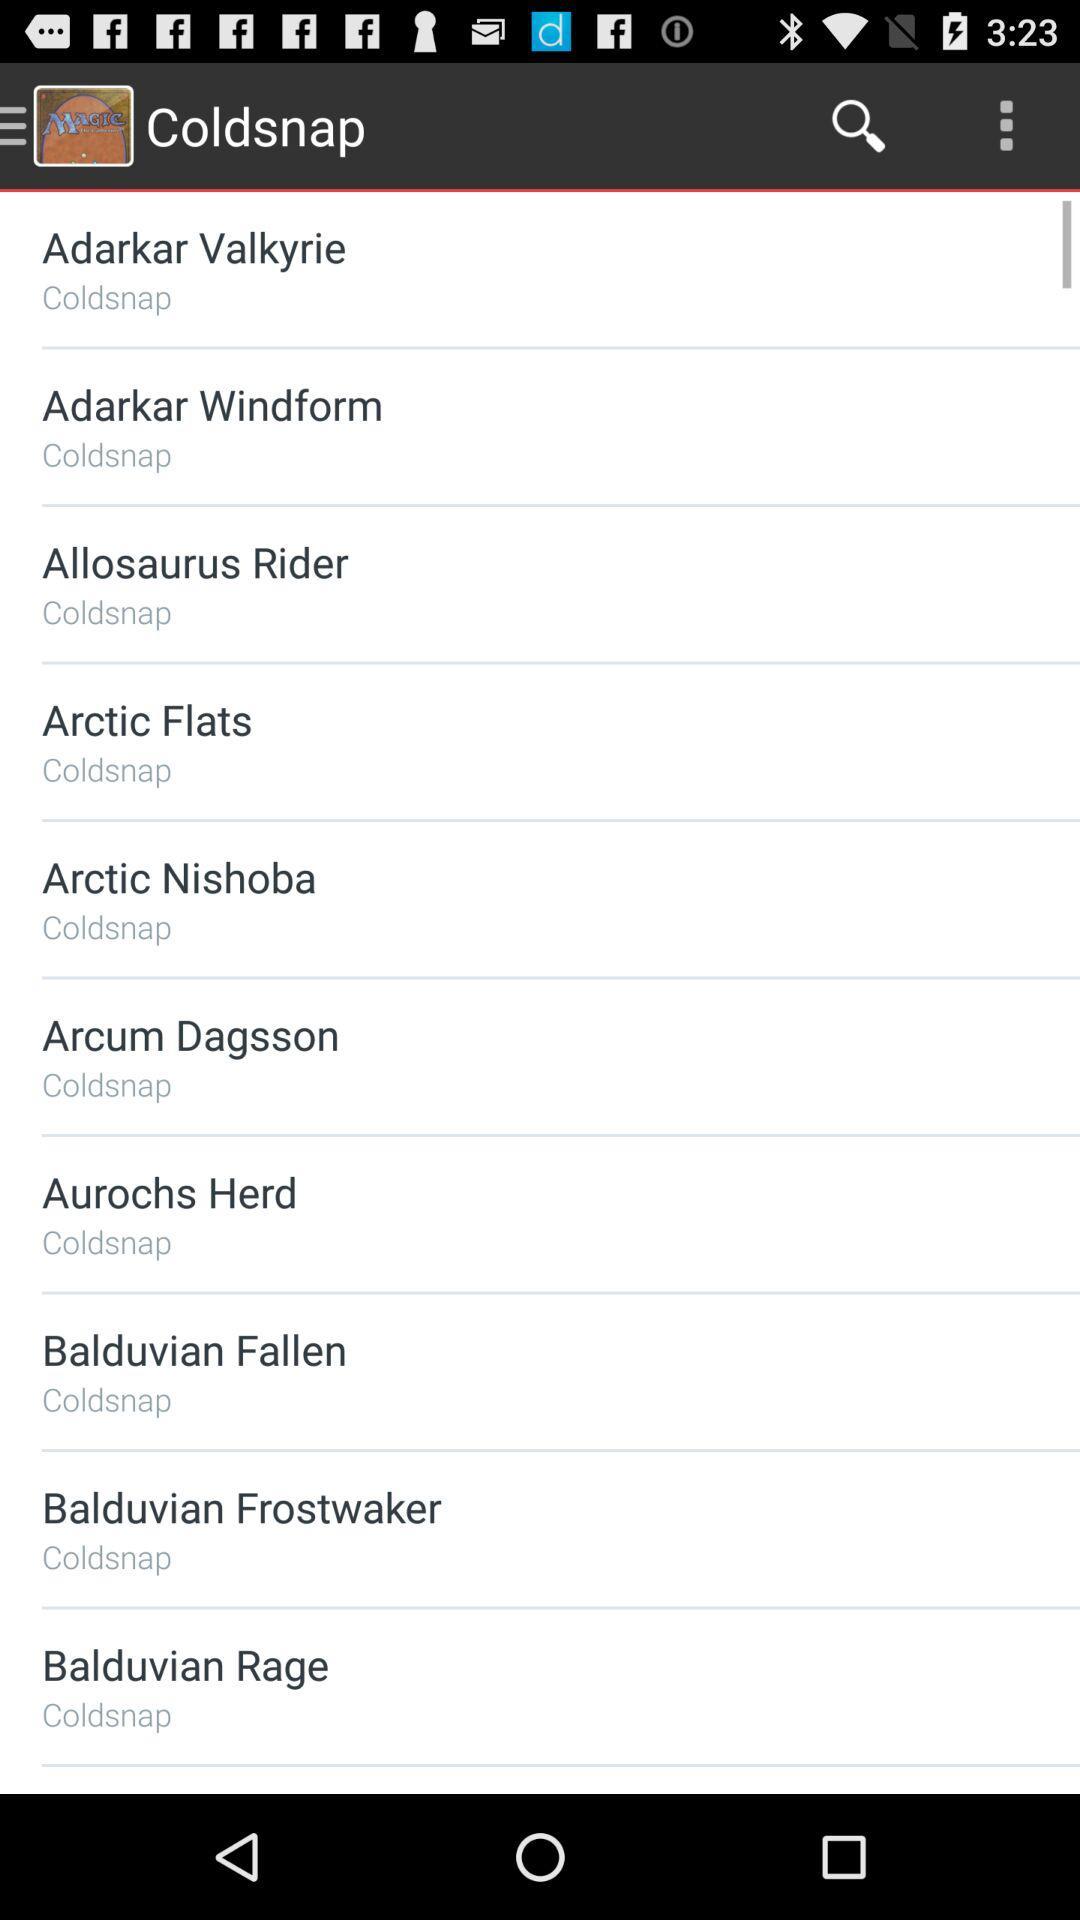 The width and height of the screenshot is (1080, 1920). What do you see at coordinates (507, 719) in the screenshot?
I see `arctic flats icon` at bounding box center [507, 719].